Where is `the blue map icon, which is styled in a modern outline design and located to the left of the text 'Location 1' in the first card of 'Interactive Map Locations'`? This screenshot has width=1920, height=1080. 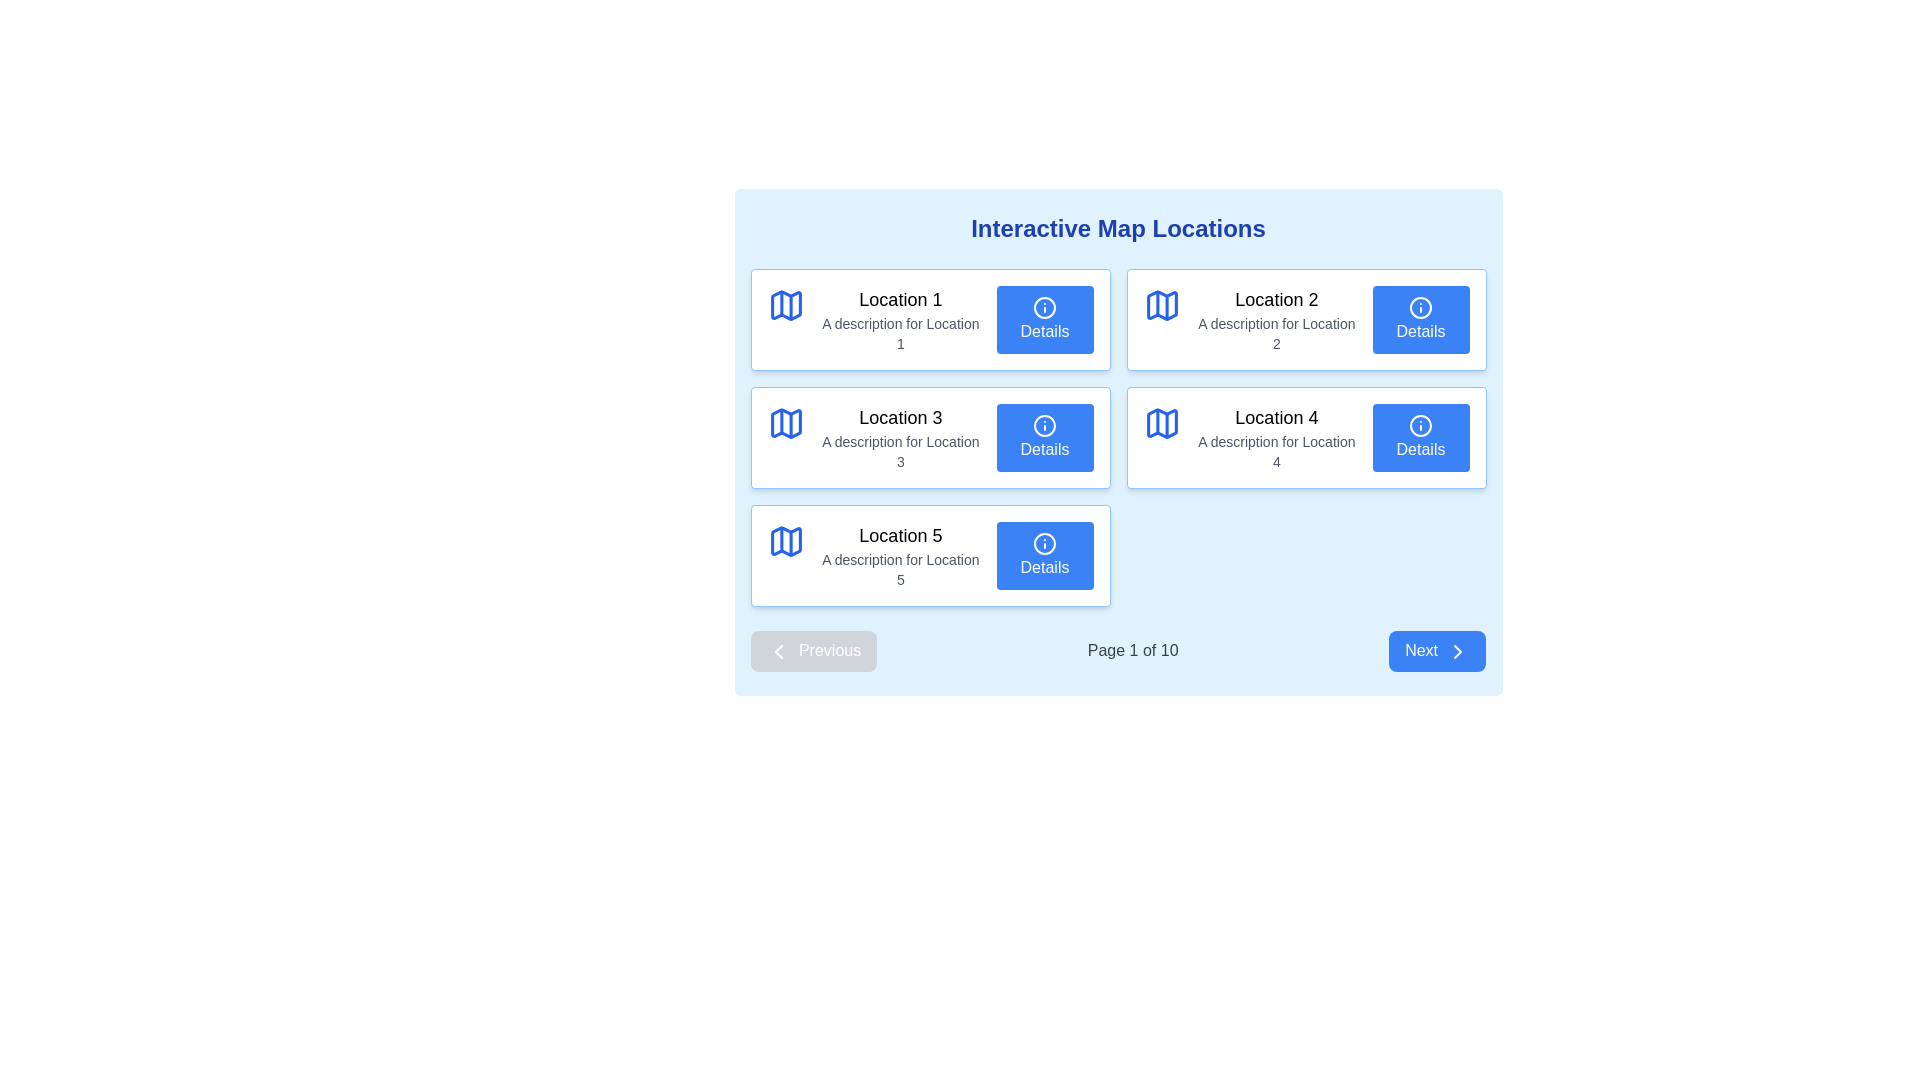 the blue map icon, which is styled in a modern outline design and located to the left of the text 'Location 1' in the first card of 'Interactive Map Locations' is located at coordinates (785, 305).